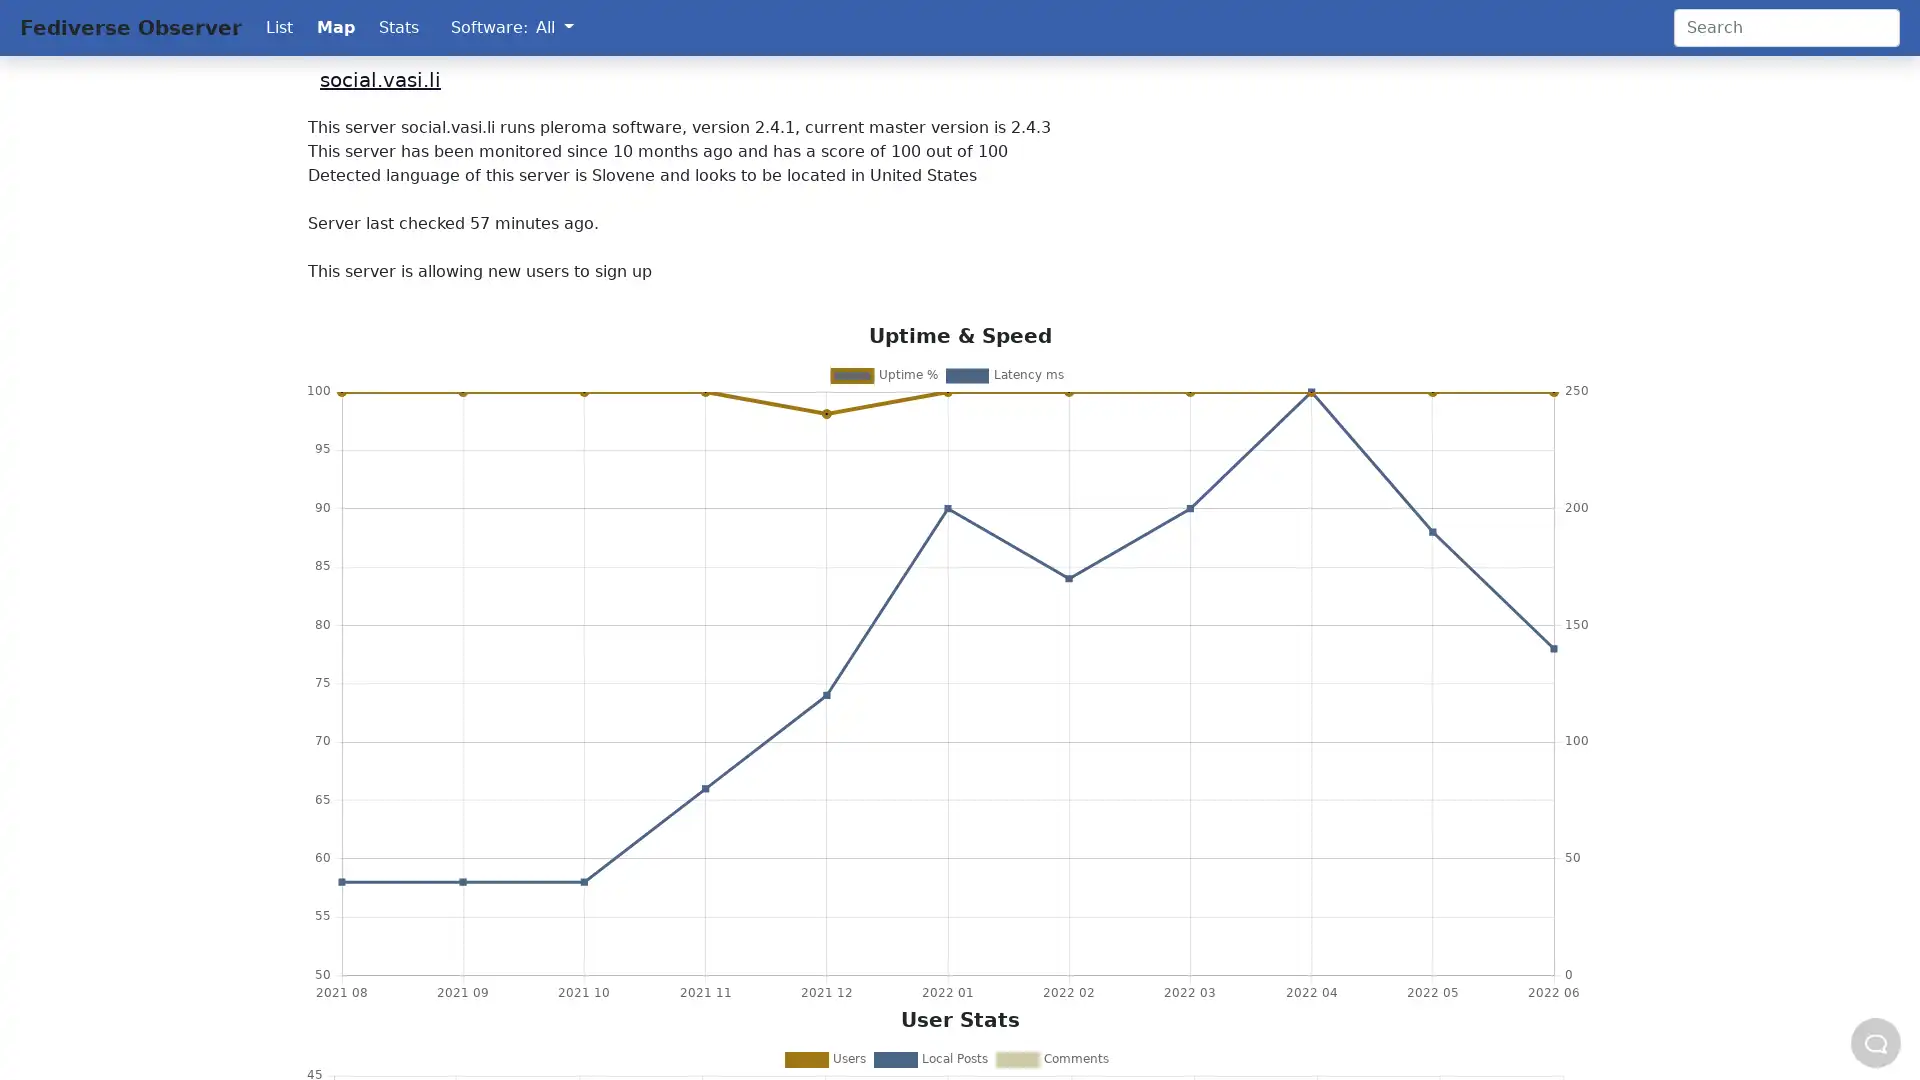 Image resolution: width=1920 pixels, height=1080 pixels. I want to click on All, so click(554, 27).